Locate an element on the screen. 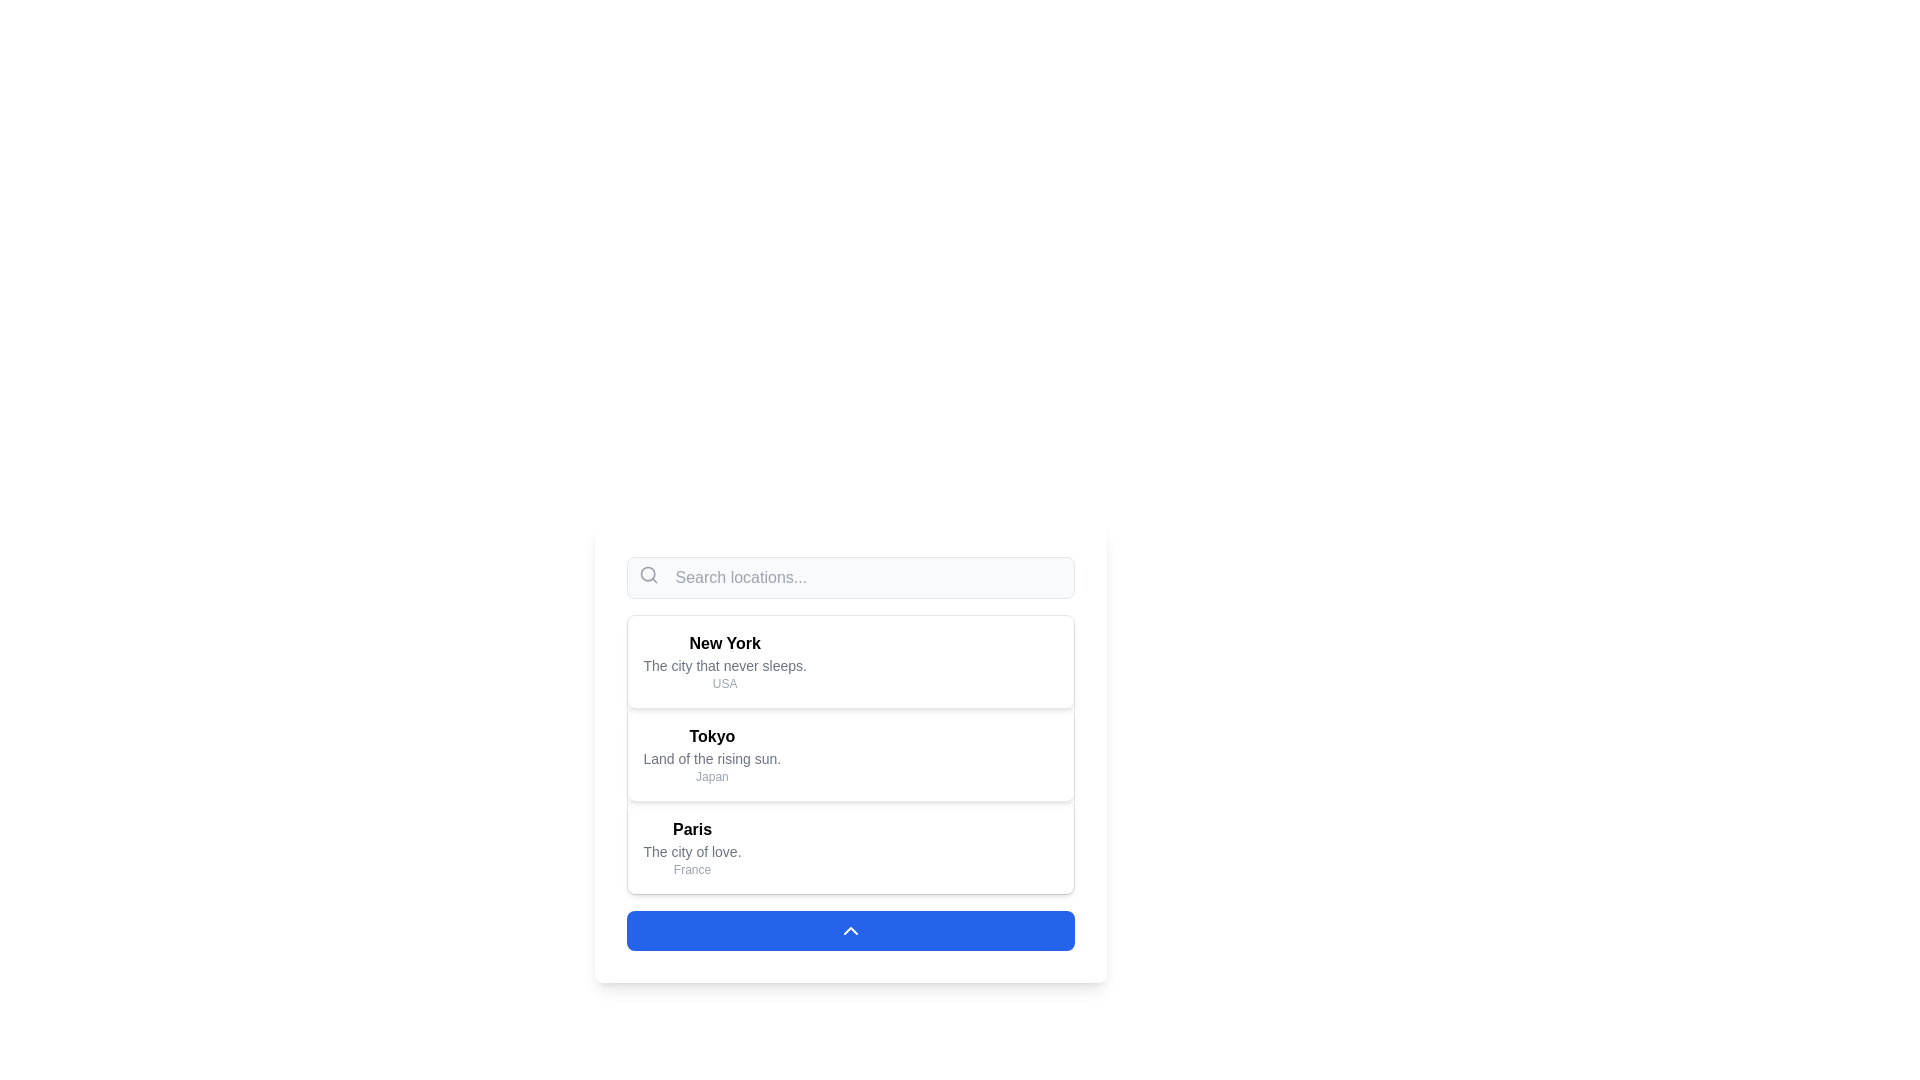 This screenshot has width=1920, height=1080. the second list item that presents the name of a city, its subtitle, and country, located between 'New York' and 'Paris' is located at coordinates (850, 754).